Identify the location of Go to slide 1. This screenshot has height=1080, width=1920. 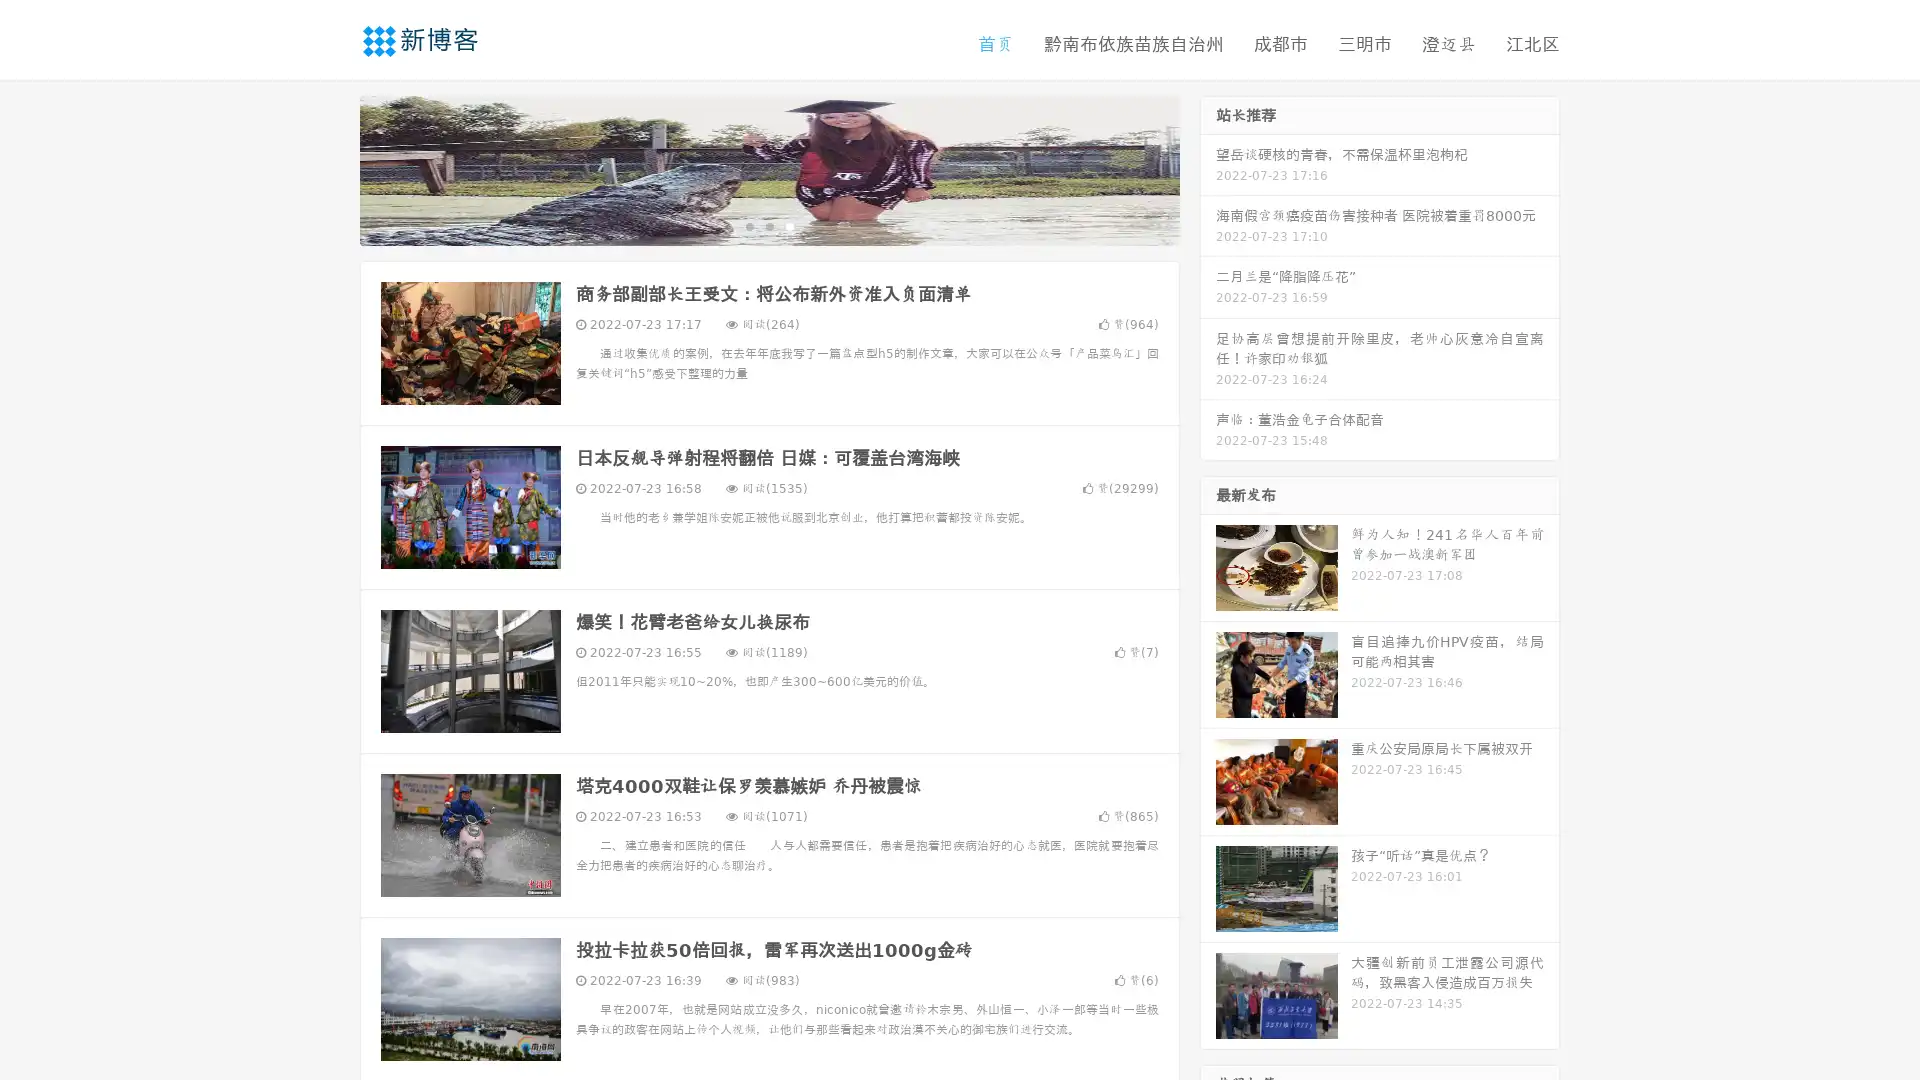
(748, 225).